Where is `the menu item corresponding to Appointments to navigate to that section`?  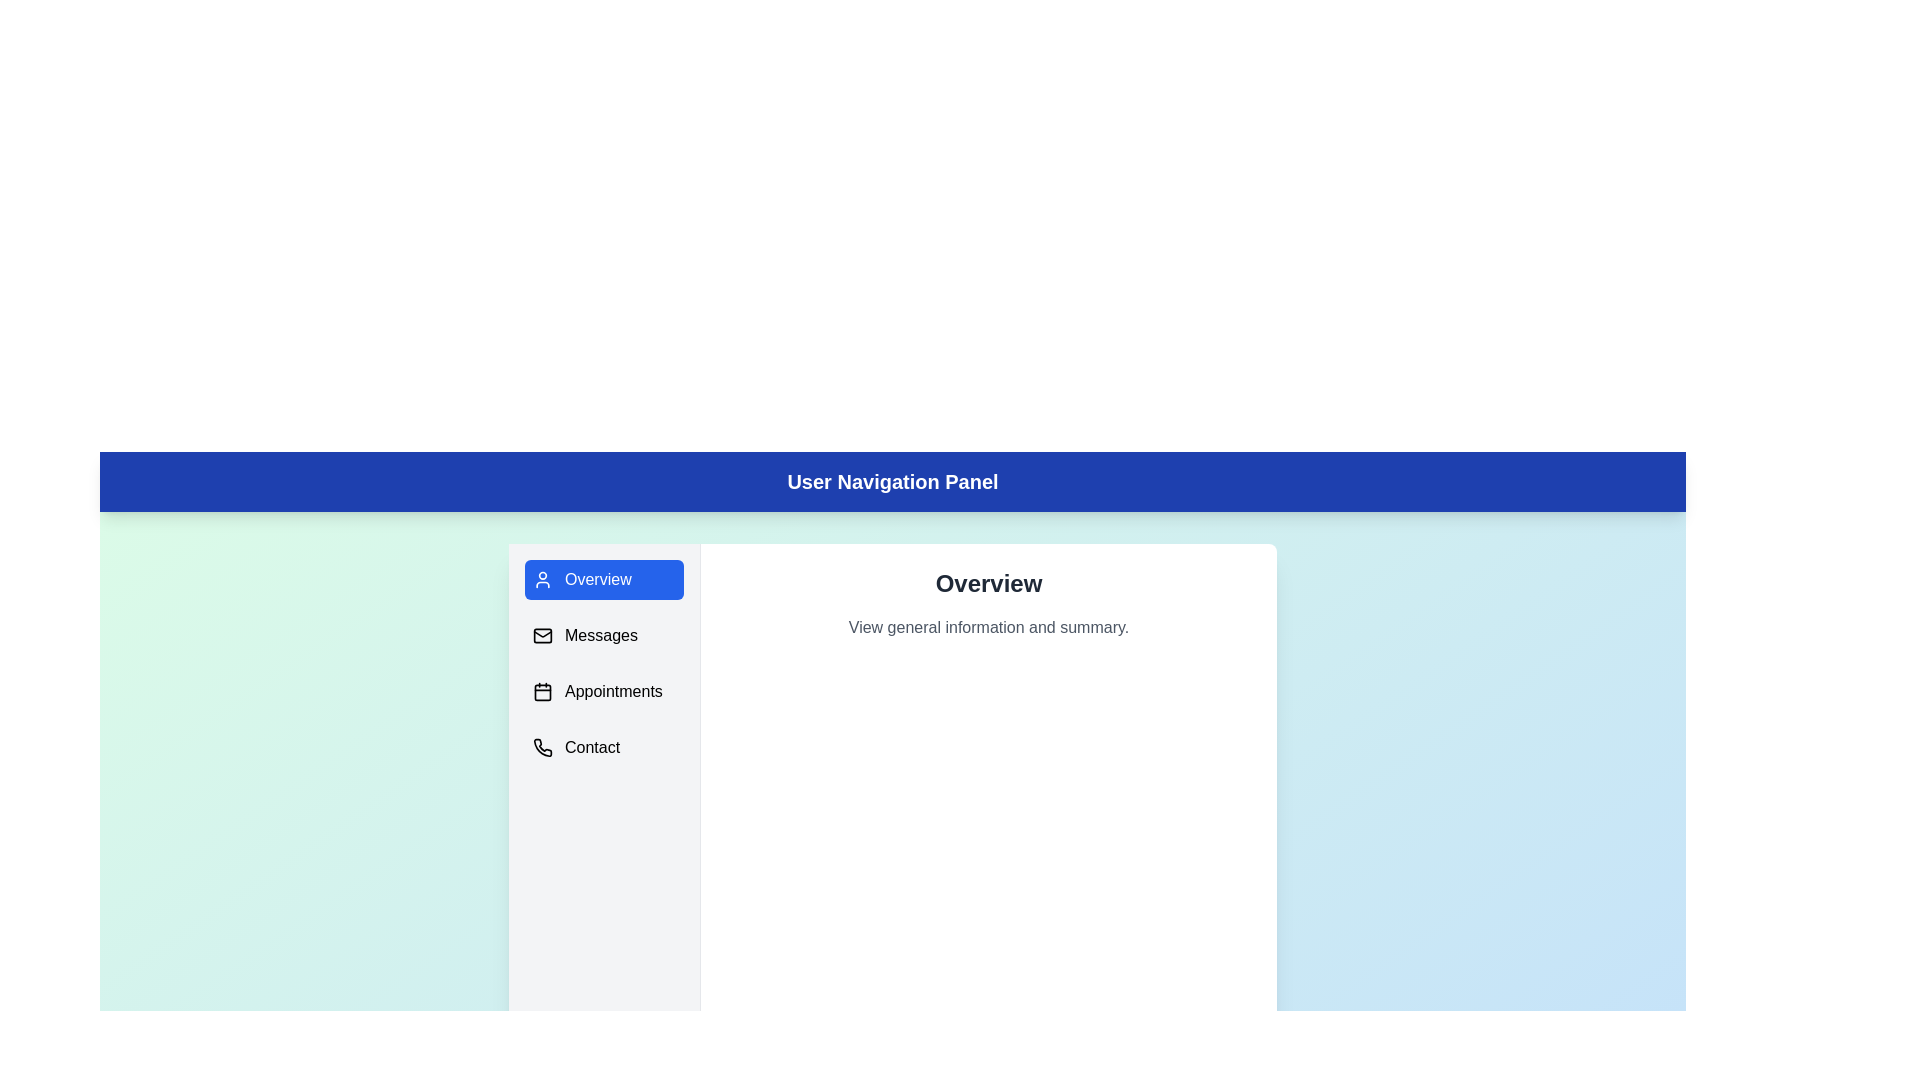
the menu item corresponding to Appointments to navigate to that section is located at coordinates (603, 690).